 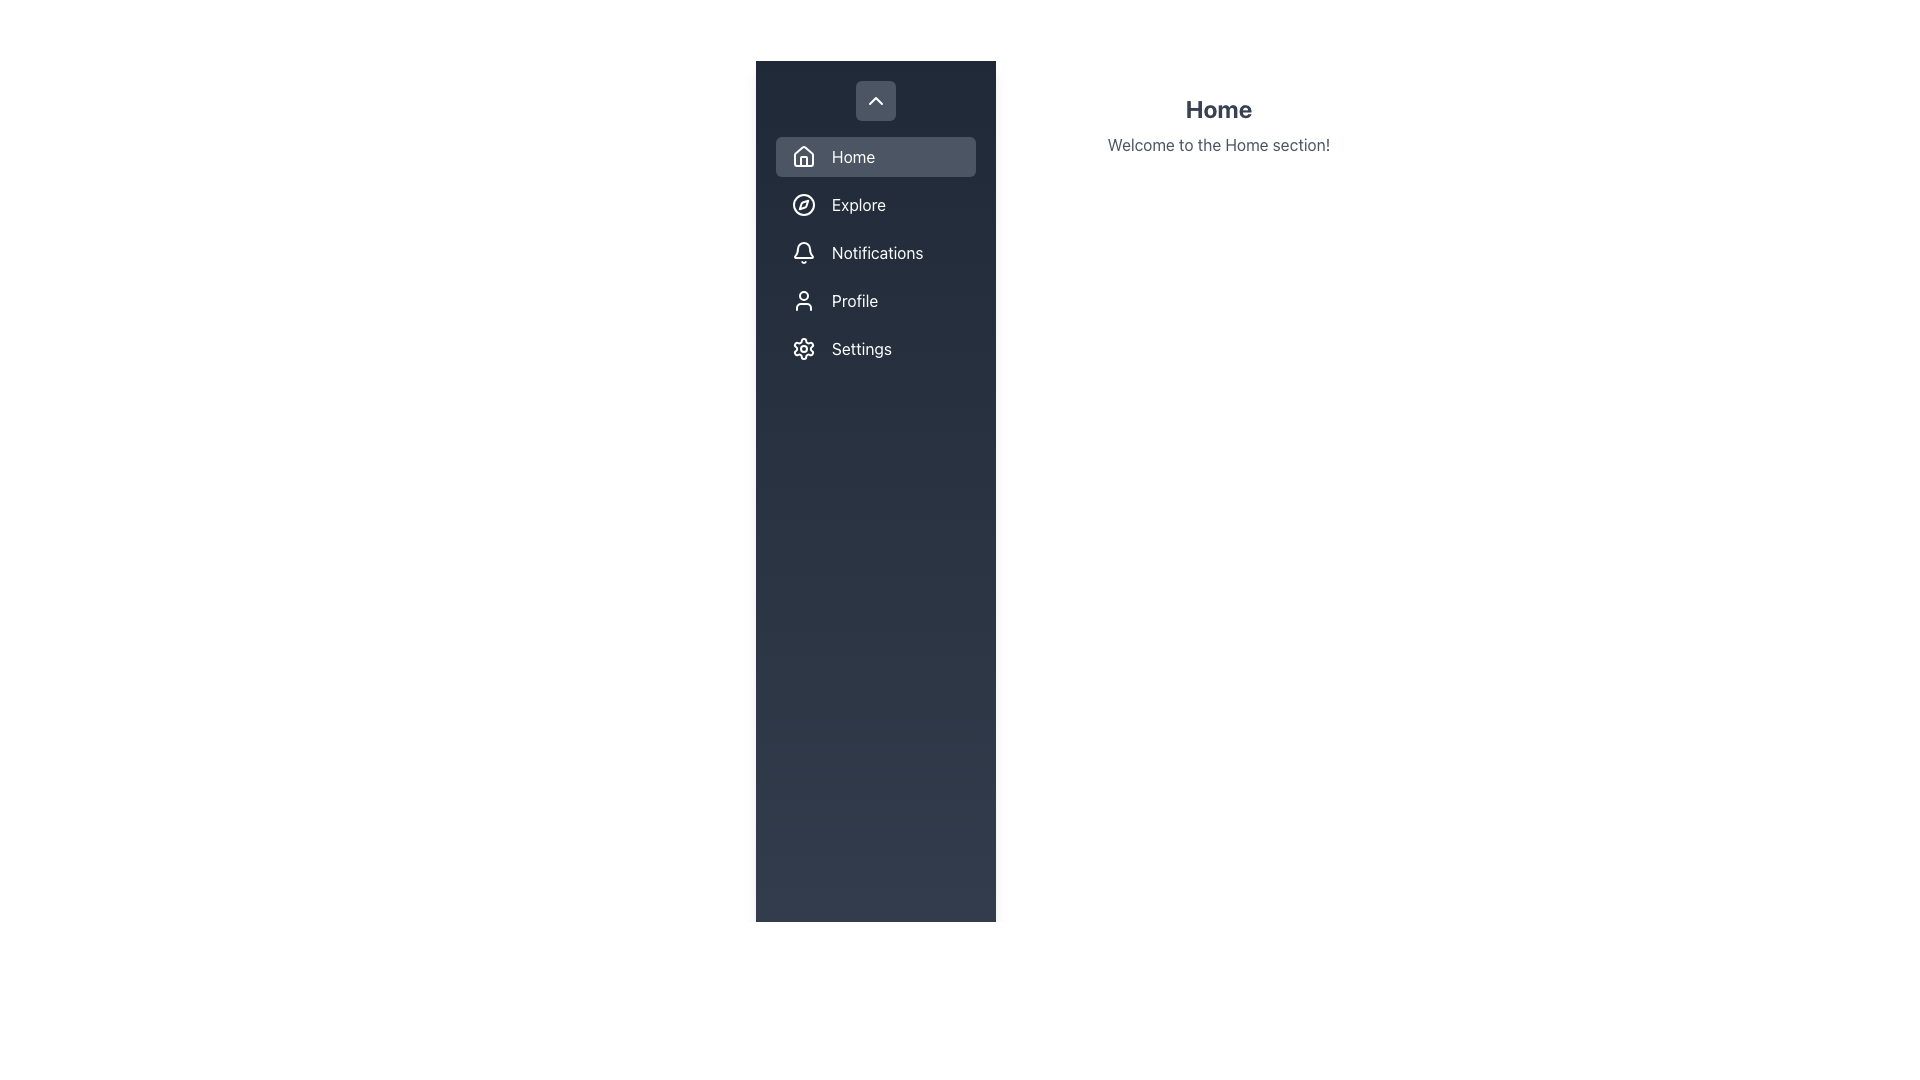 I want to click on the 'Profile' button located in the vertical navigation list within the sidebar, so click(x=875, y=300).